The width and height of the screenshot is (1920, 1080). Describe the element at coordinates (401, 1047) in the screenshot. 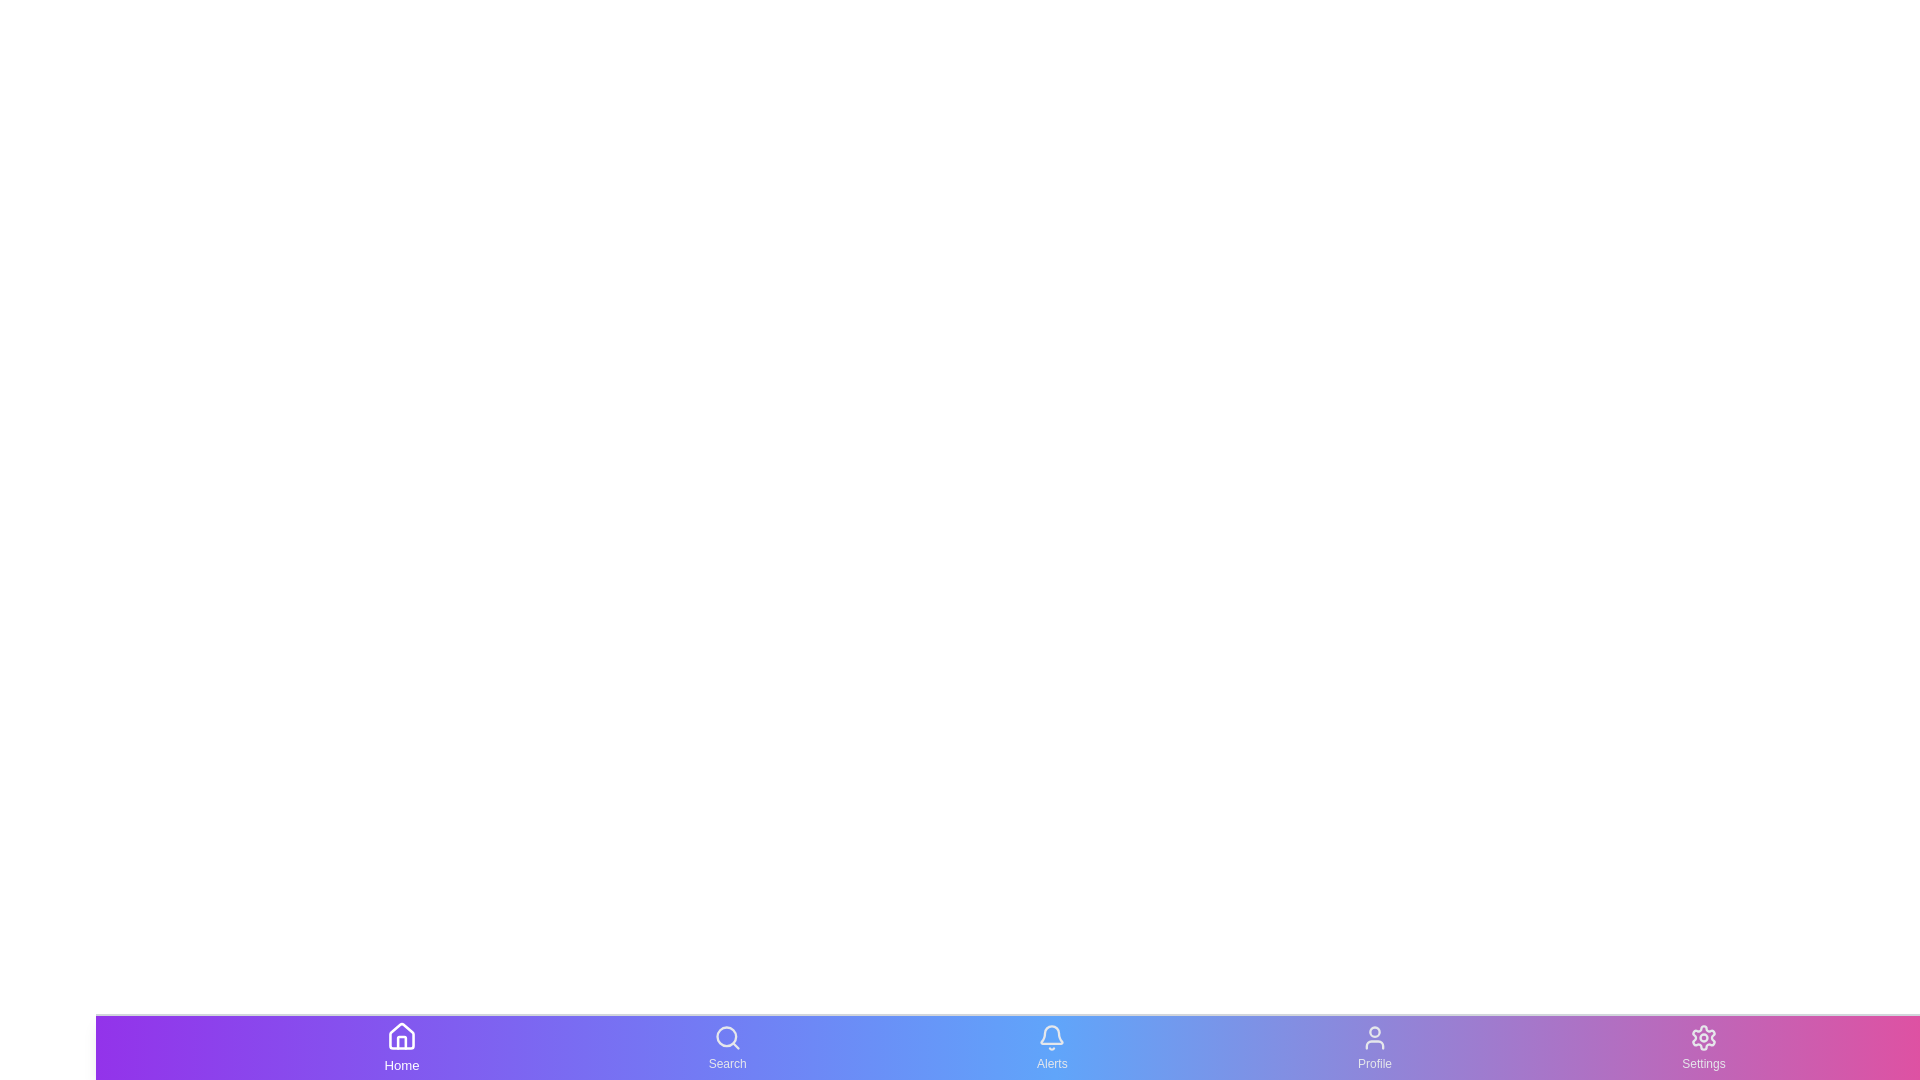

I see `the Home tab in the bottom navigation bar` at that location.